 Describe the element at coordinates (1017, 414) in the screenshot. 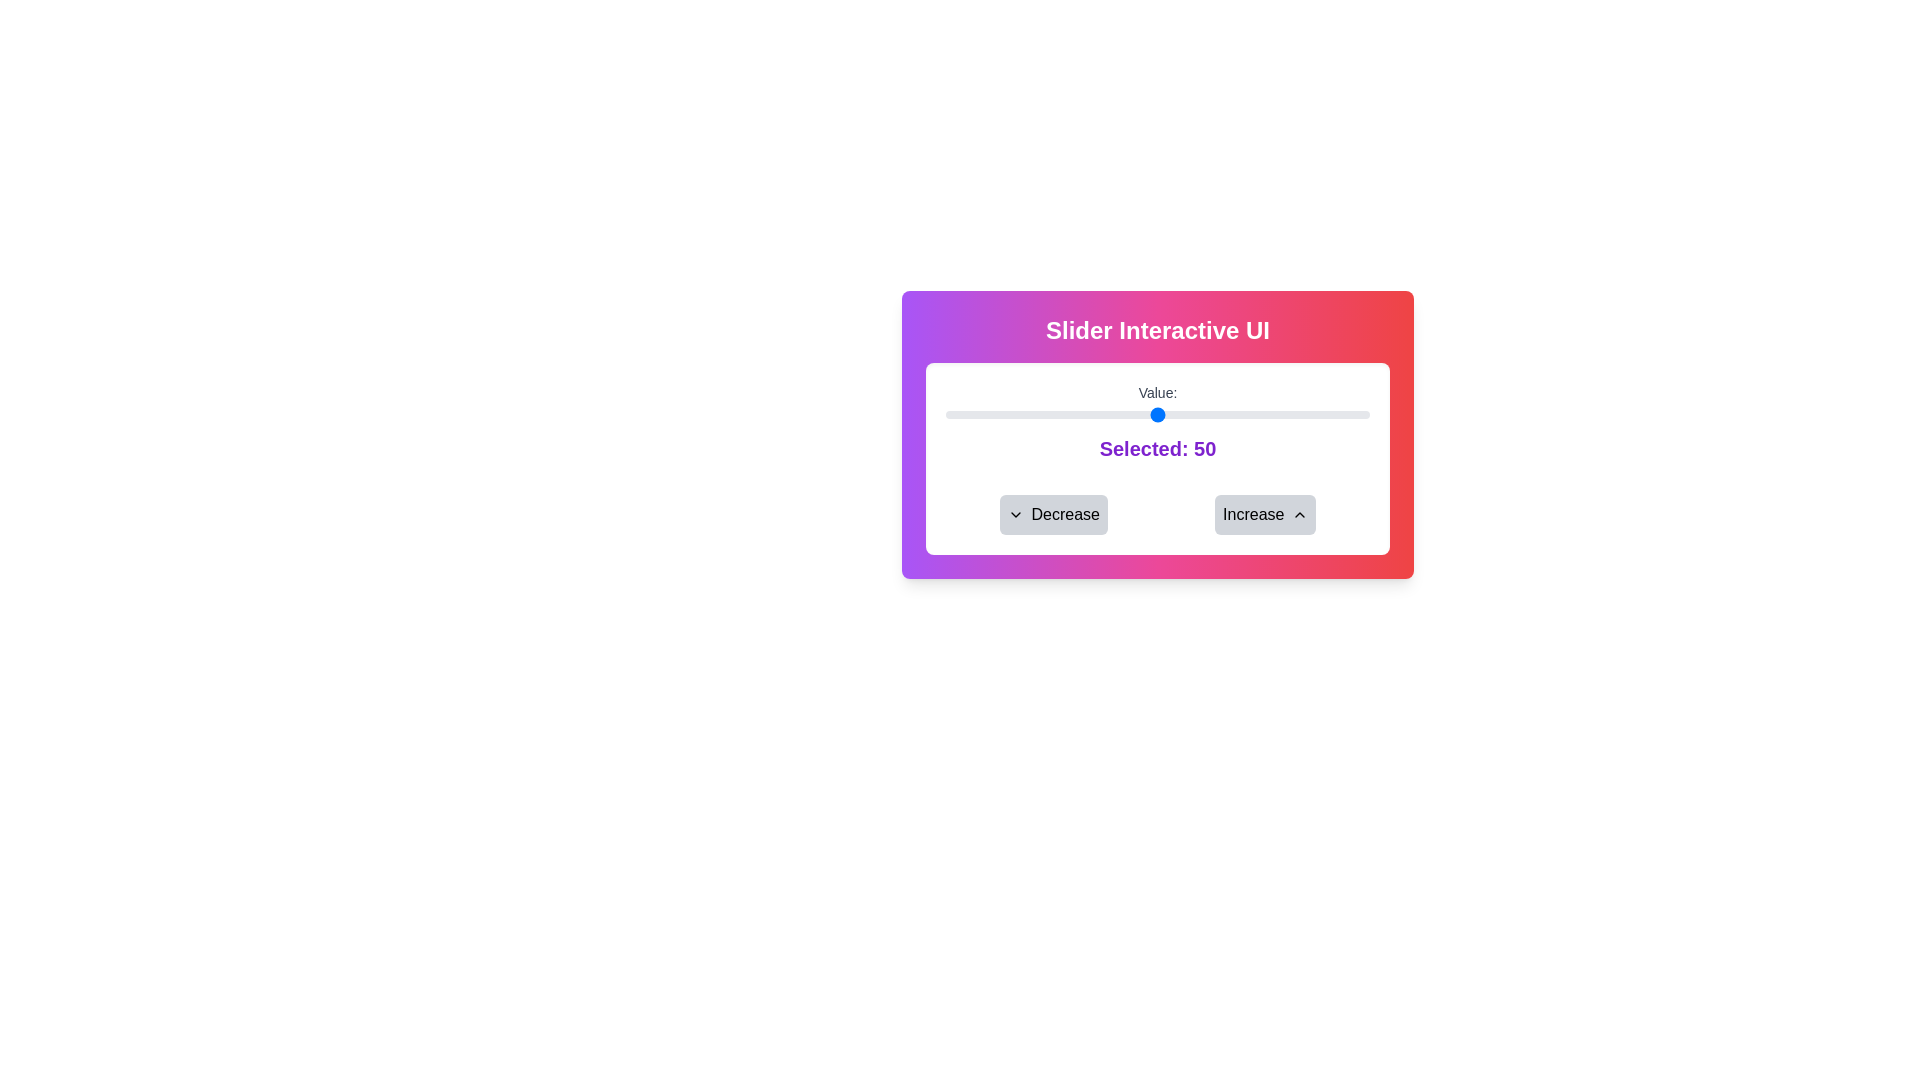

I see `slider value` at that location.